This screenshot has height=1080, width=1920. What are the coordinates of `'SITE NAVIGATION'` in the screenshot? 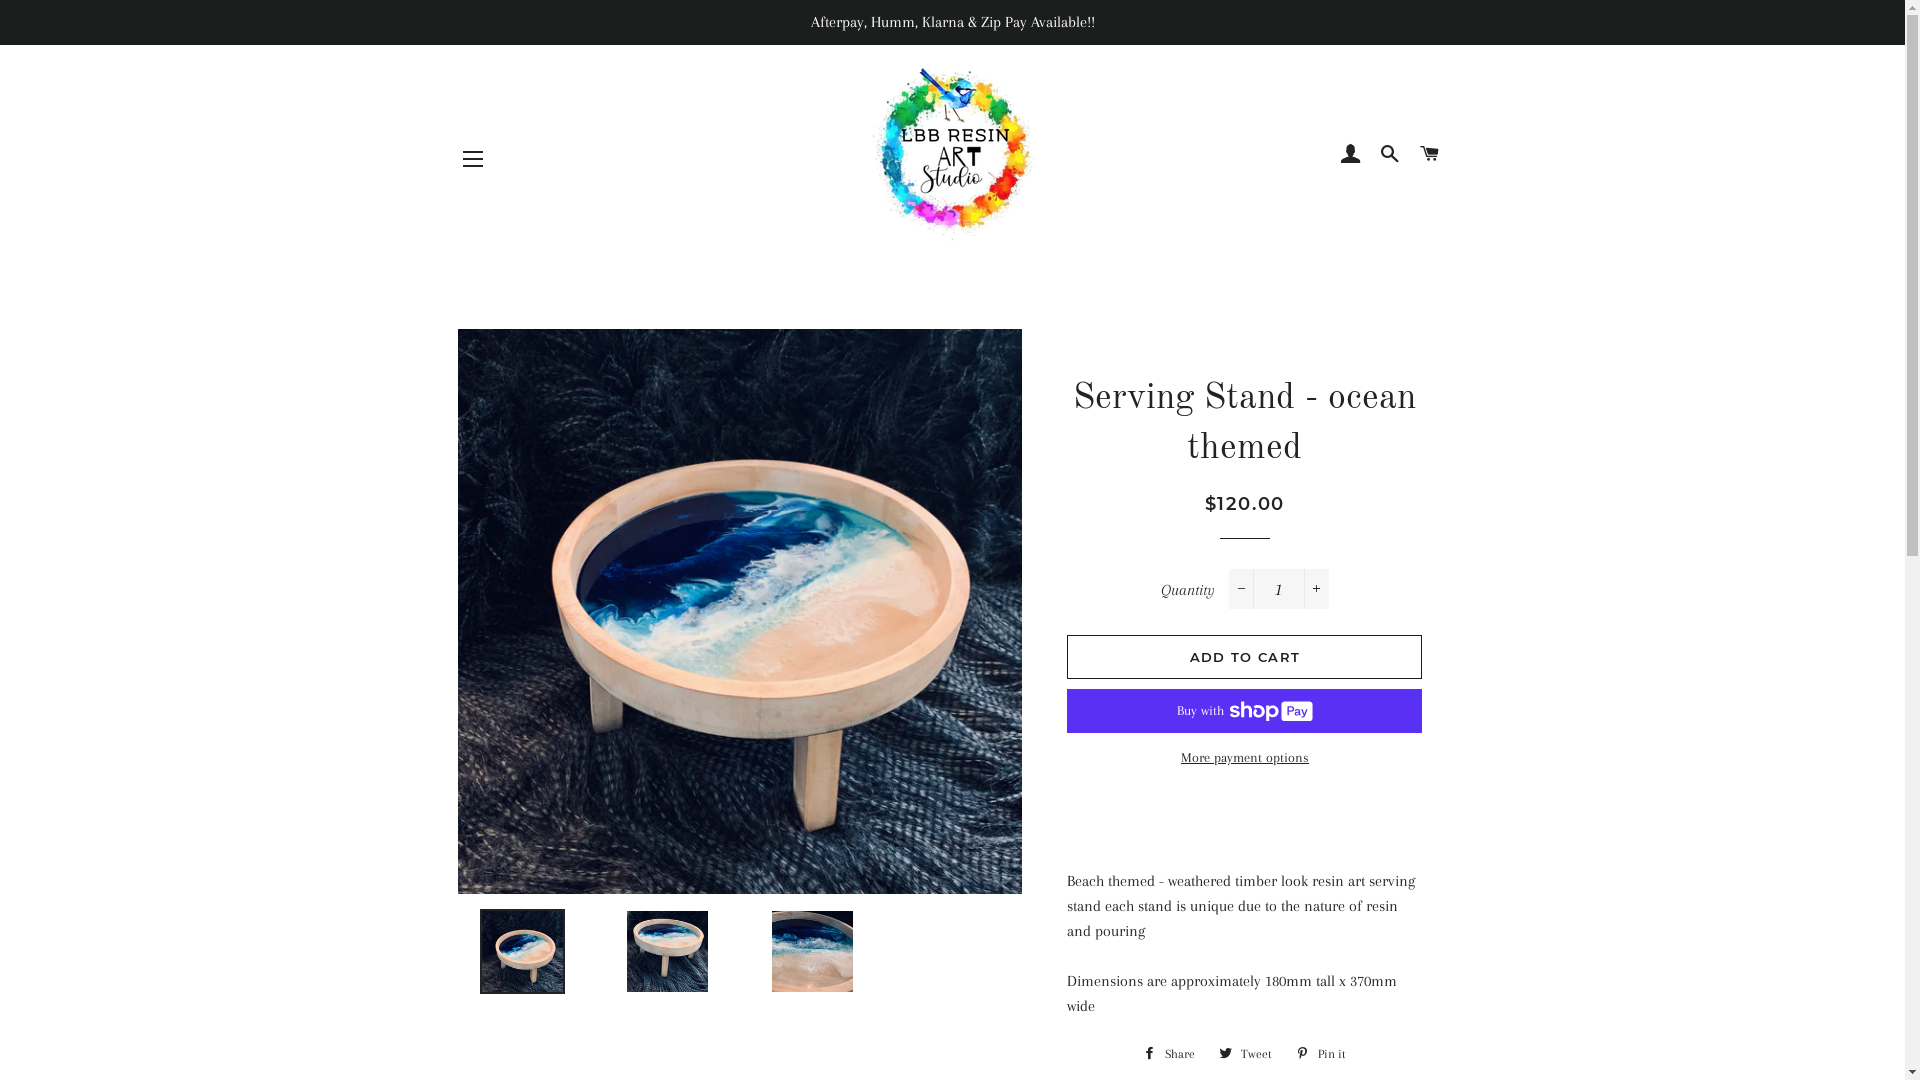 It's located at (472, 157).